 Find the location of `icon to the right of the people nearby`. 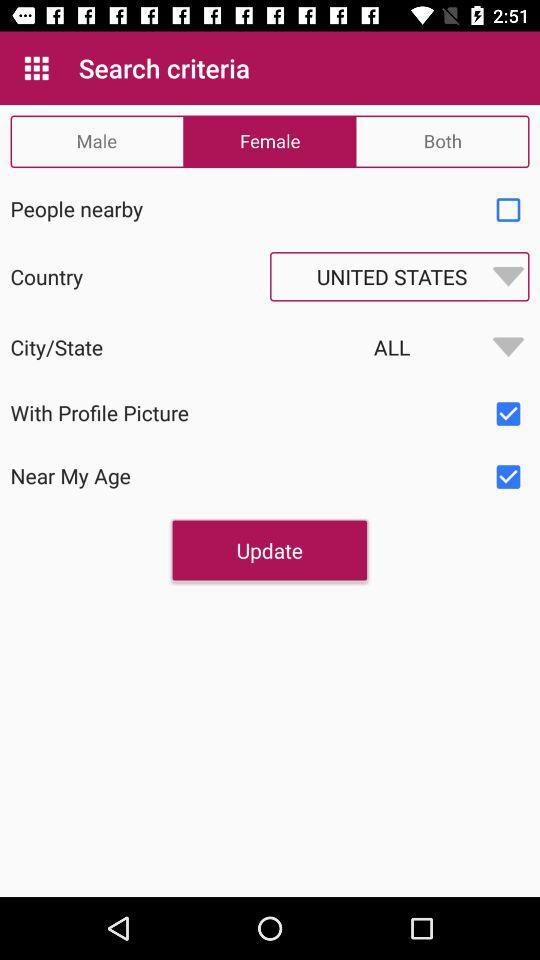

icon to the right of the people nearby is located at coordinates (508, 210).